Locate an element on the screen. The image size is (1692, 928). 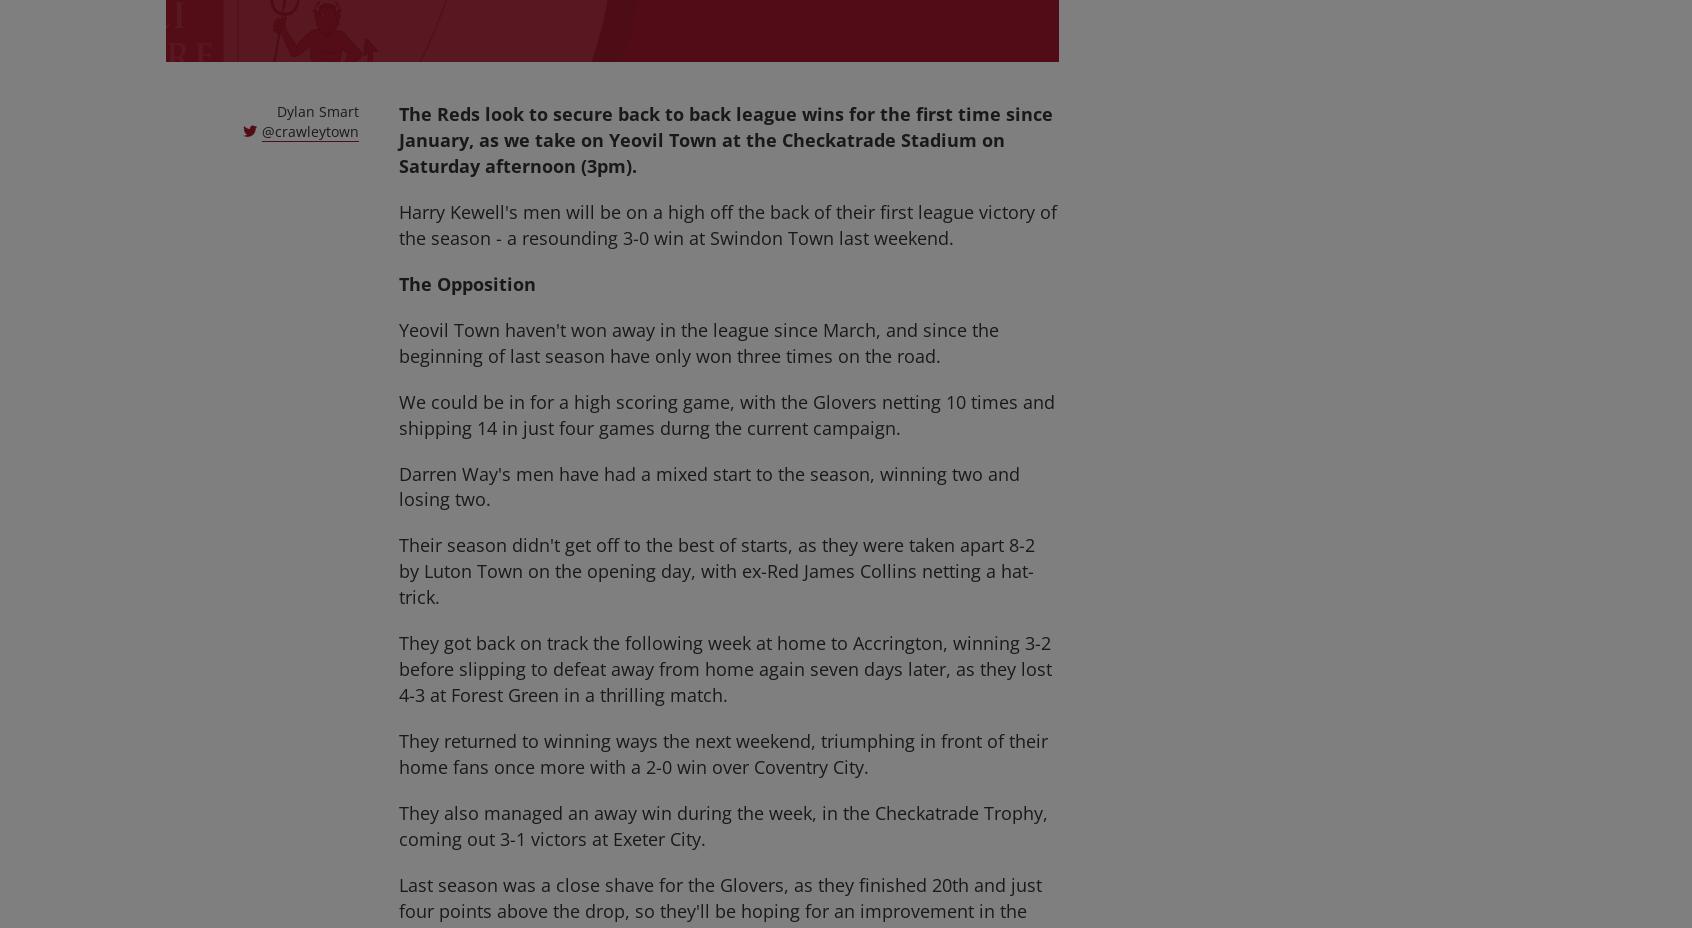
'They also managed an away win during the week, in the Checkatrade Trophy, coming out 3-1 victors at Exeter City.' is located at coordinates (722, 826).